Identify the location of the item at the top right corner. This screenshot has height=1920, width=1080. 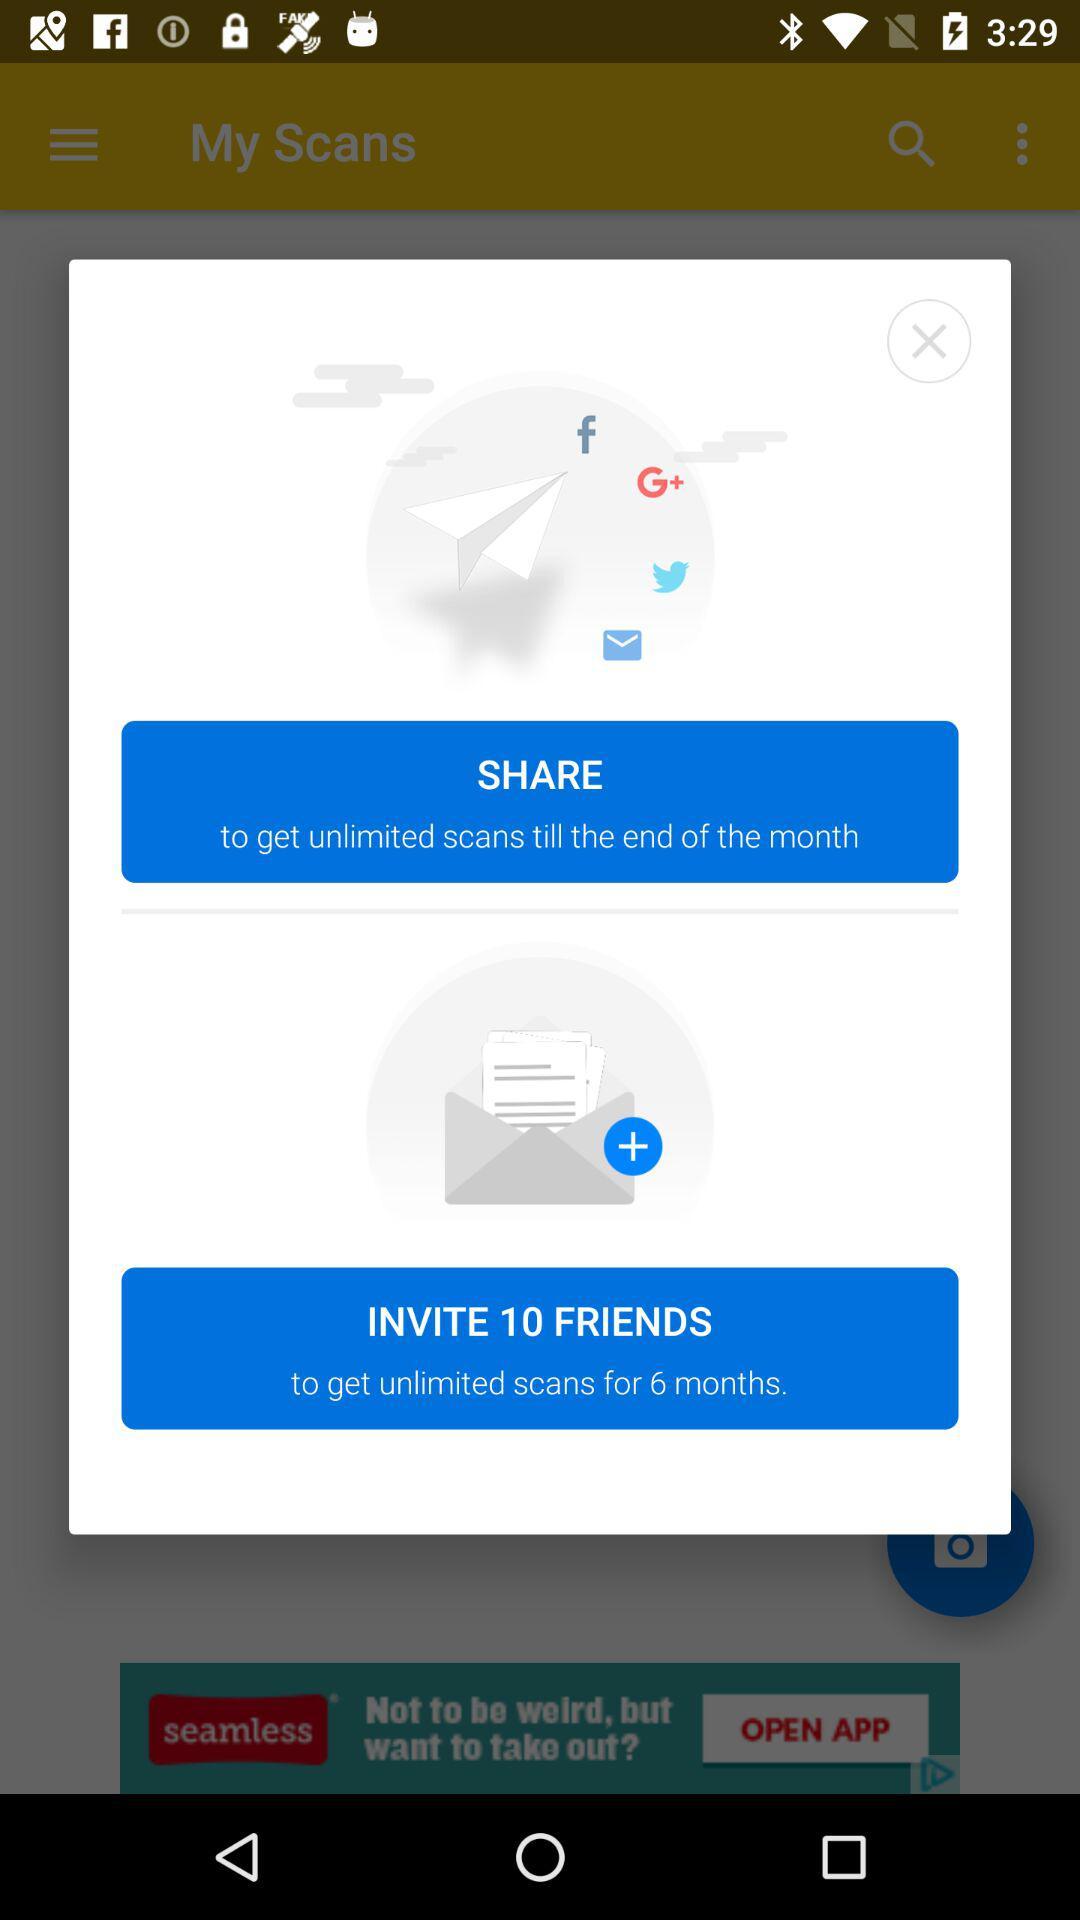
(929, 341).